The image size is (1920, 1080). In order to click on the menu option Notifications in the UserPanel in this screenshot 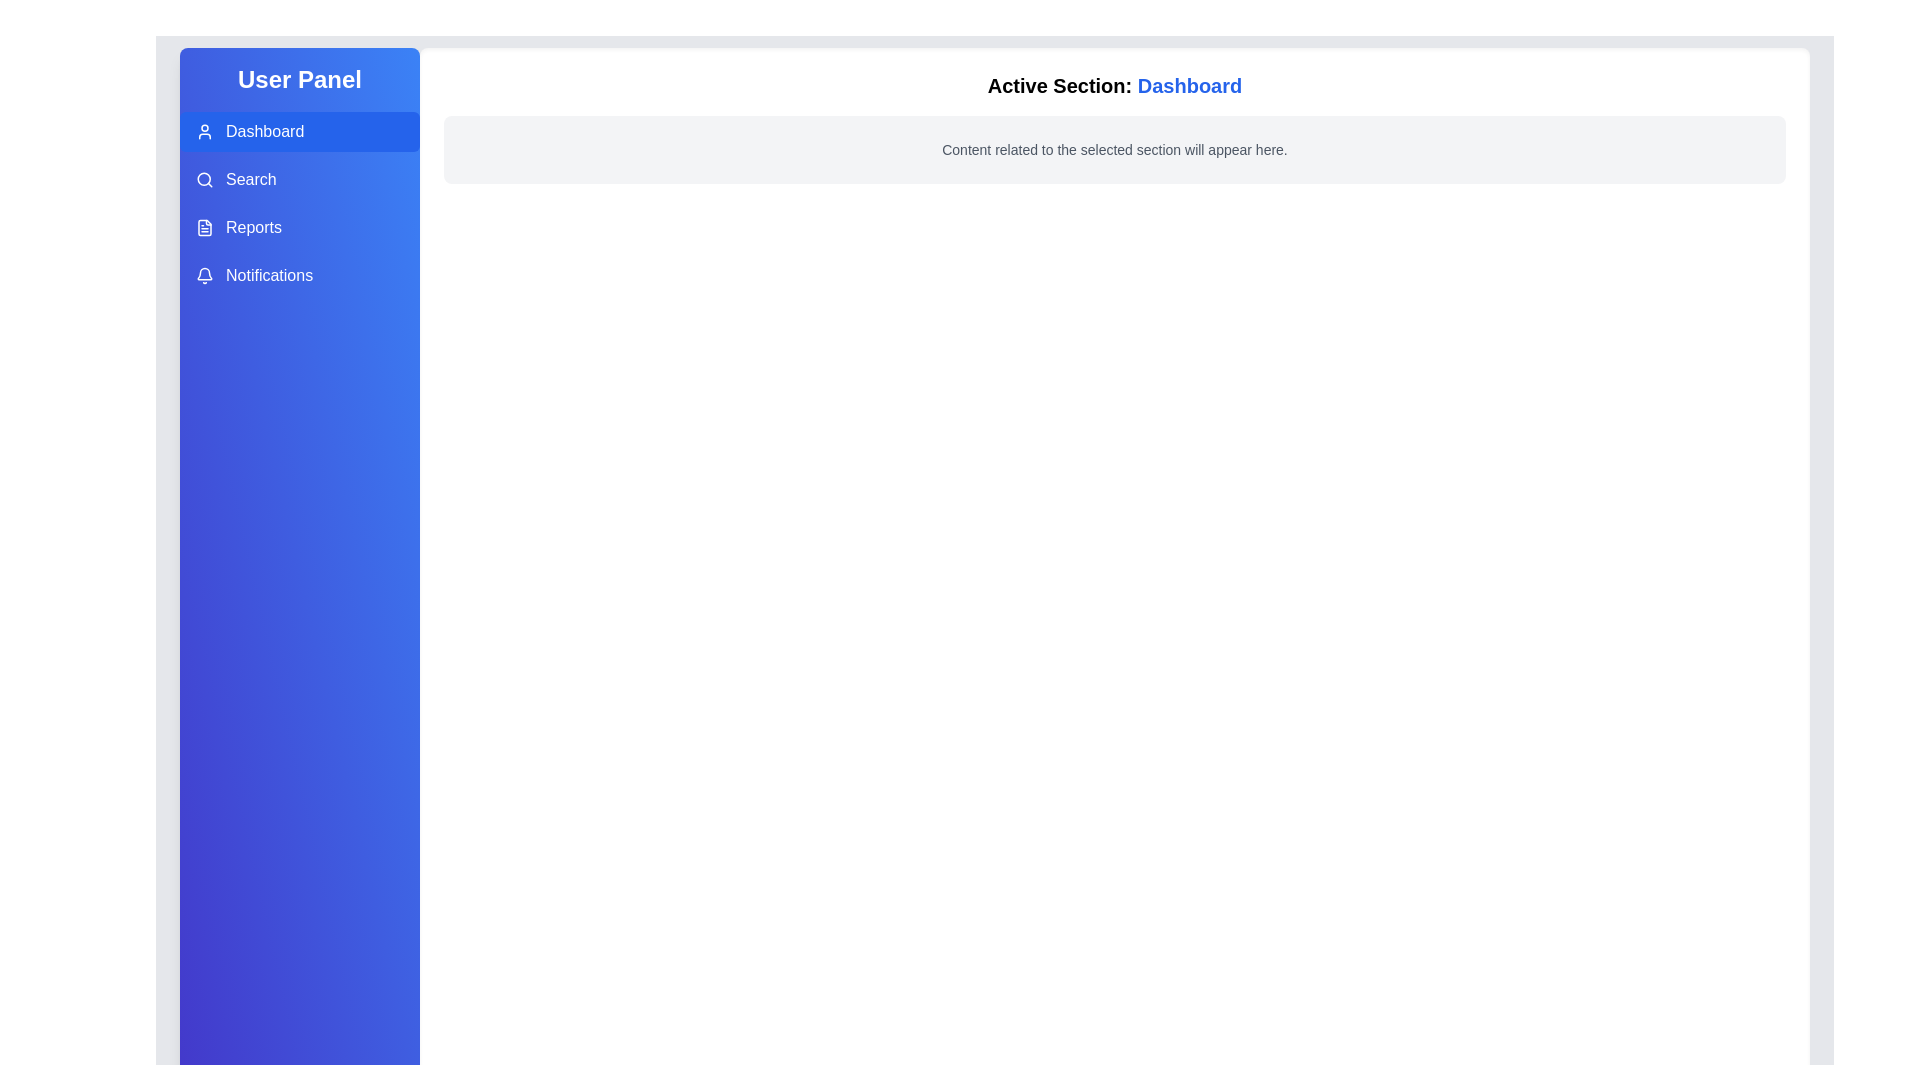, I will do `click(298, 276)`.